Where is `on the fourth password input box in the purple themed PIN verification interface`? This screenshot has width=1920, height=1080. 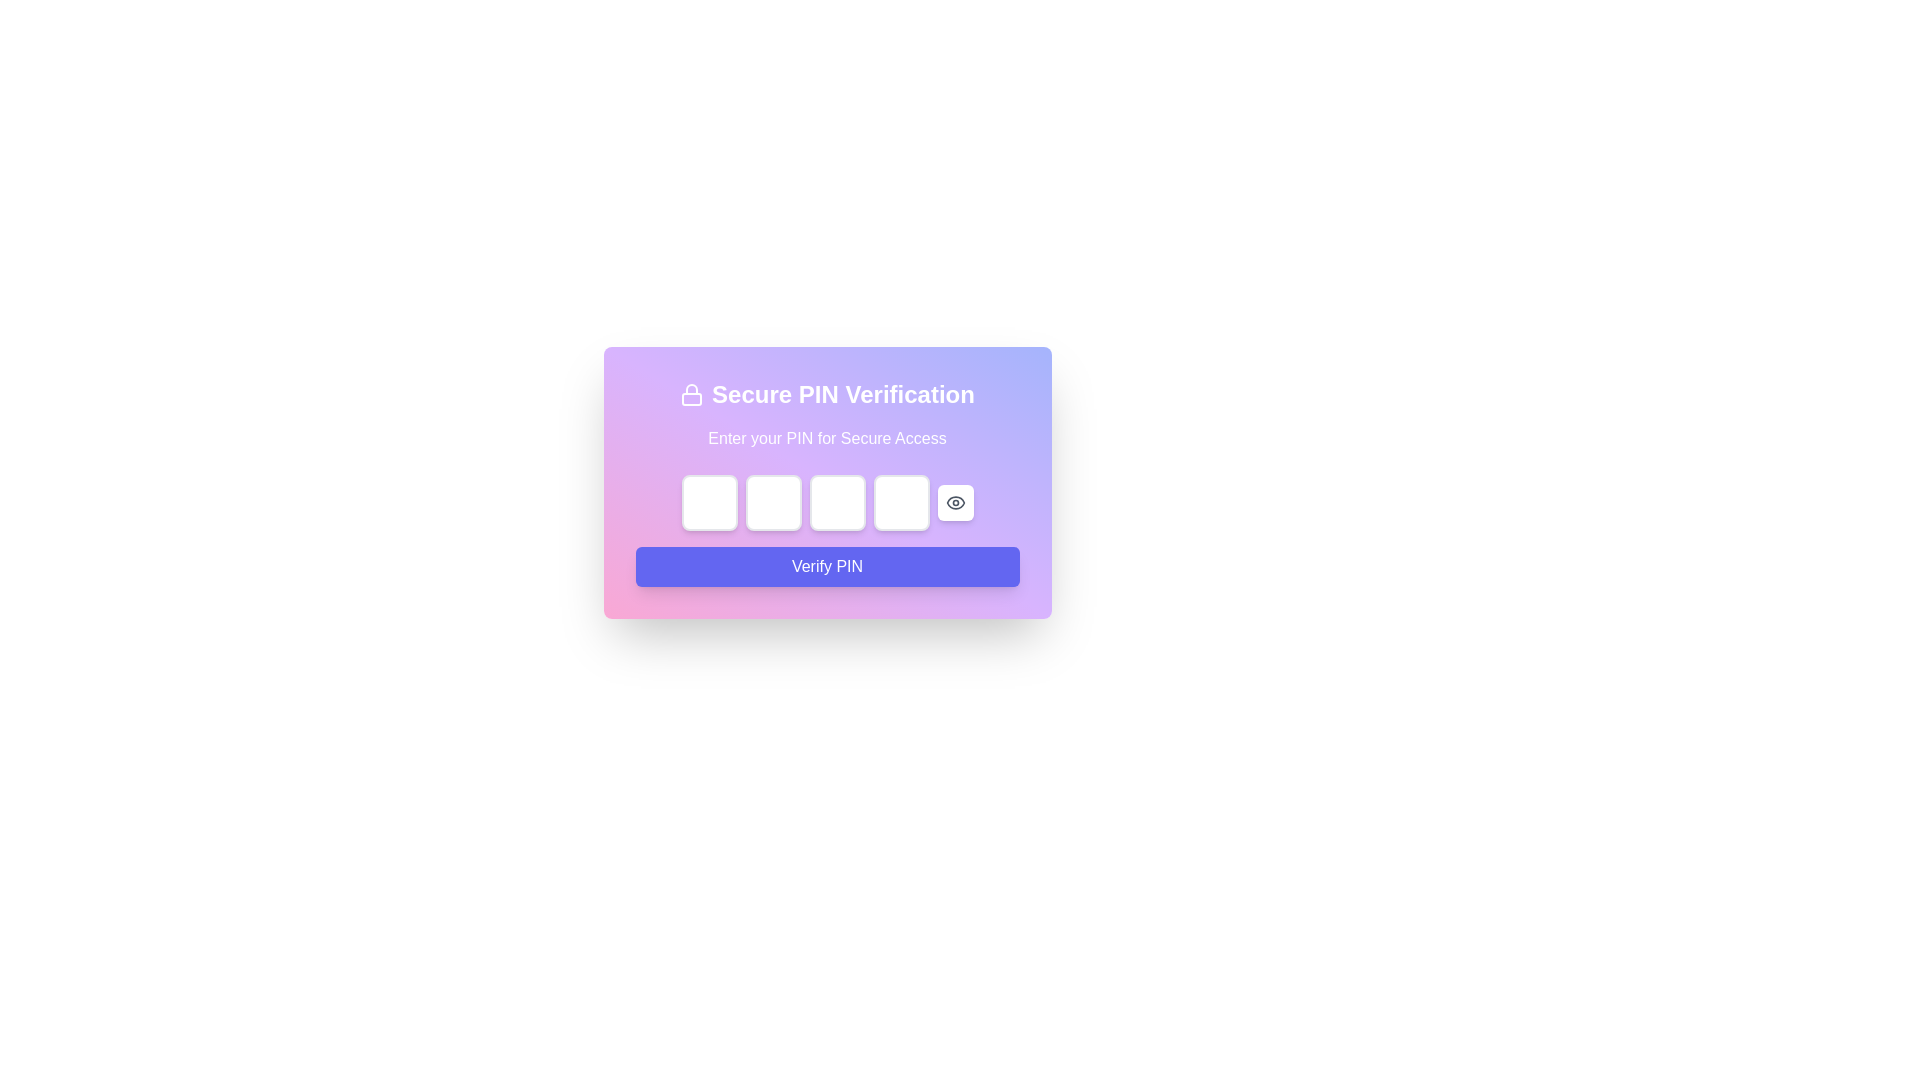 on the fourth password input box in the purple themed PIN verification interface is located at coordinates (900, 501).